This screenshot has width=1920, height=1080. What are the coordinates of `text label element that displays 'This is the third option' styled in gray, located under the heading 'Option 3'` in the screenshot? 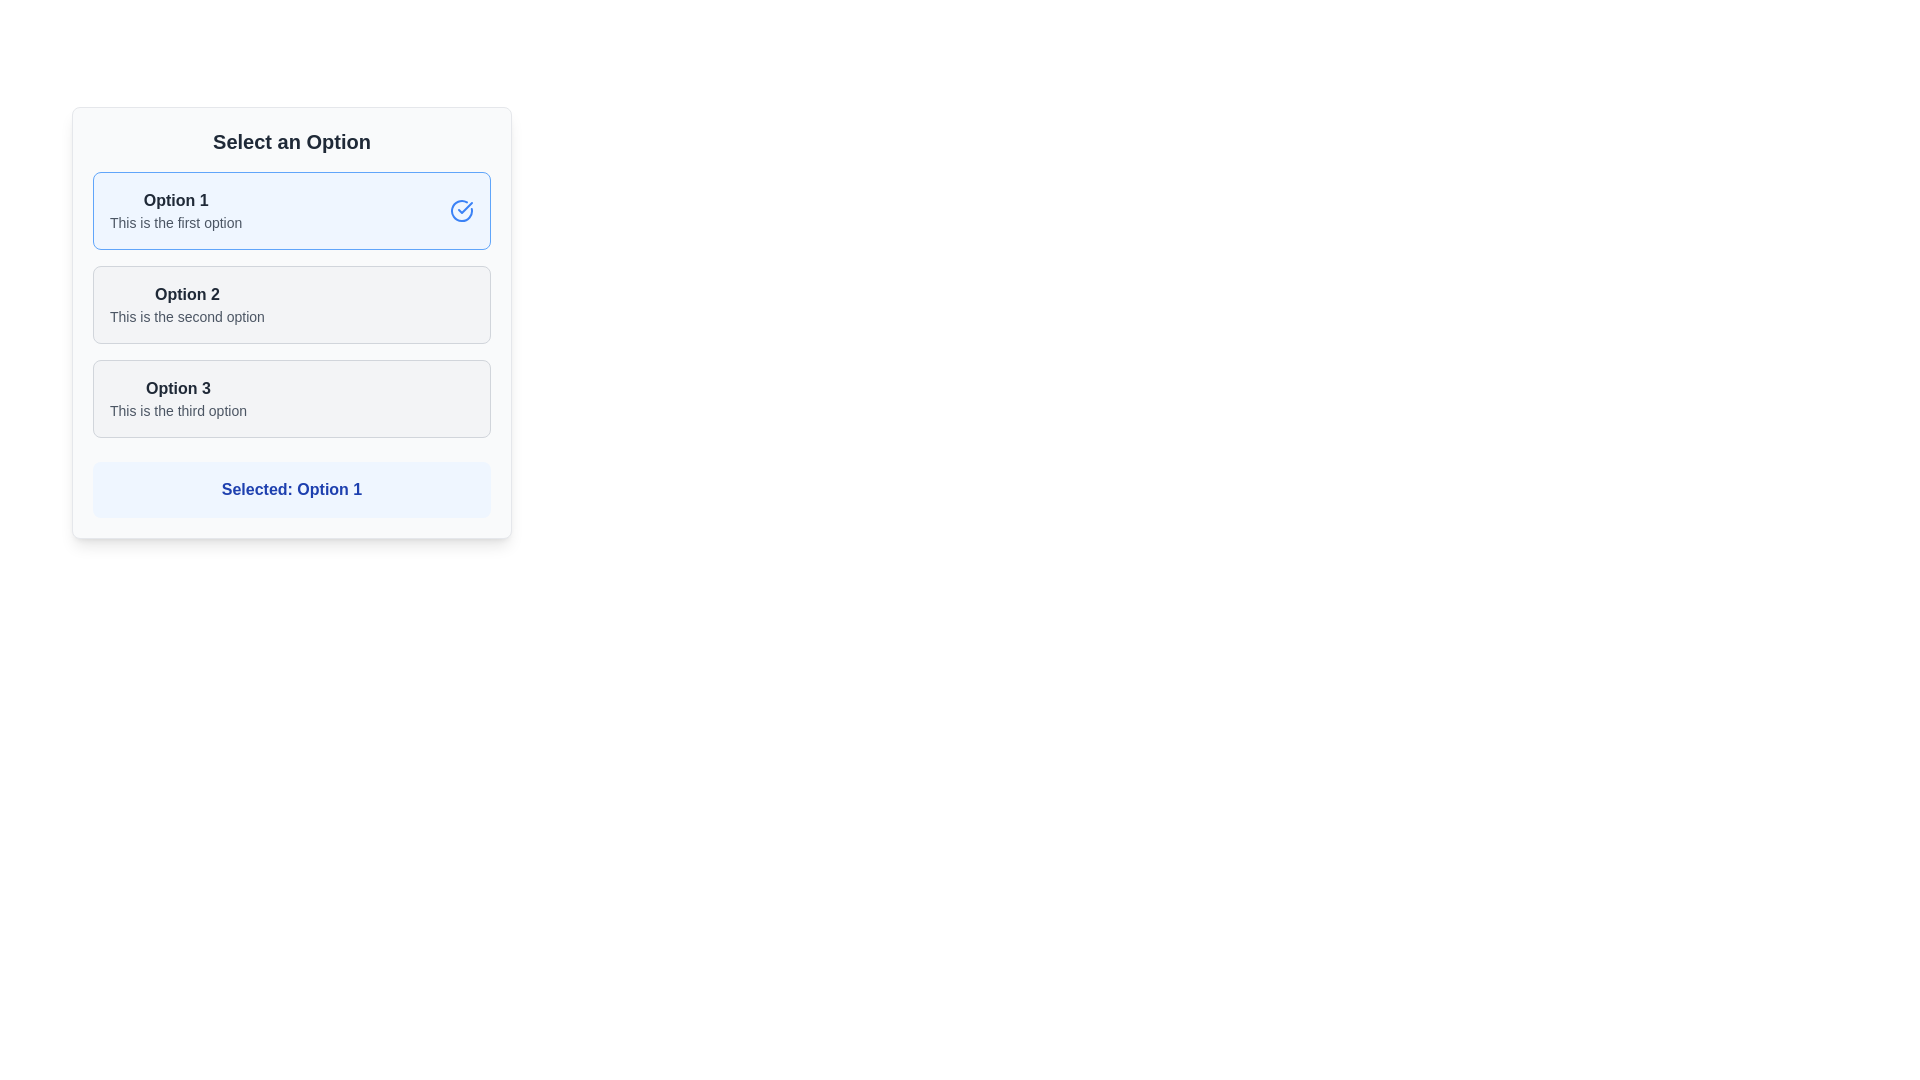 It's located at (178, 410).